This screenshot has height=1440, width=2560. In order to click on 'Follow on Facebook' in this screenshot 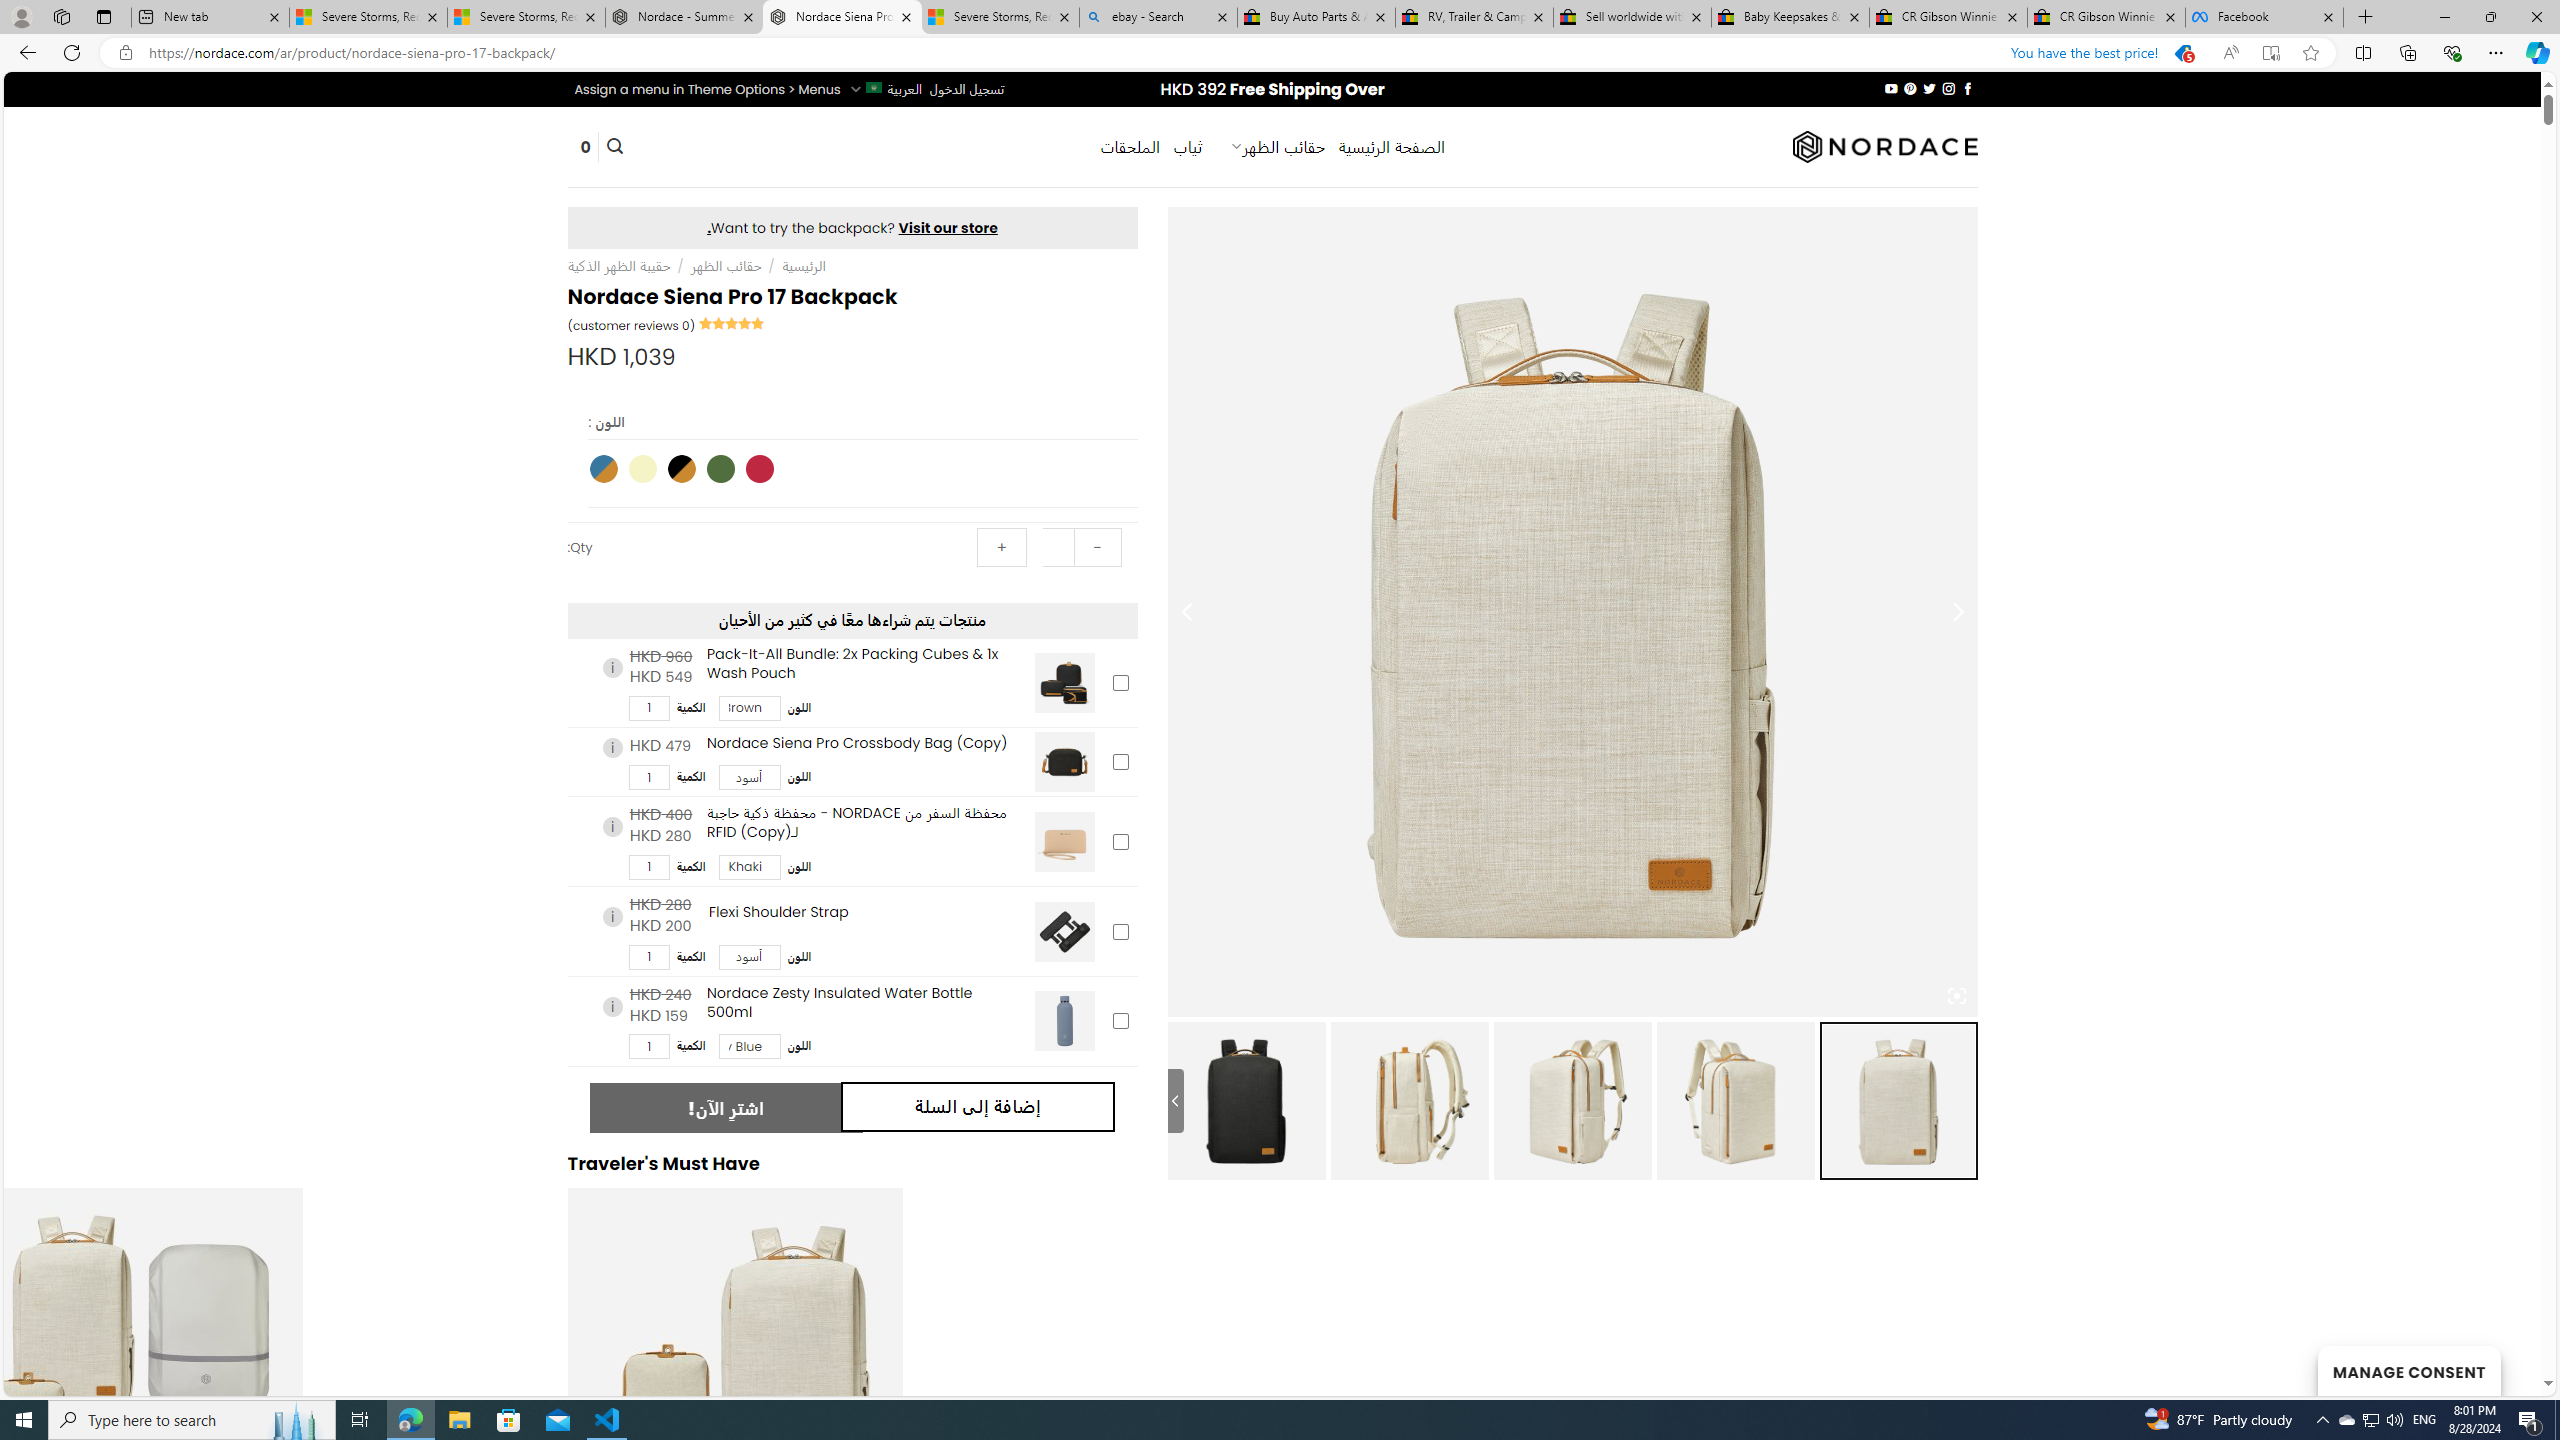, I will do `click(1966, 88)`.